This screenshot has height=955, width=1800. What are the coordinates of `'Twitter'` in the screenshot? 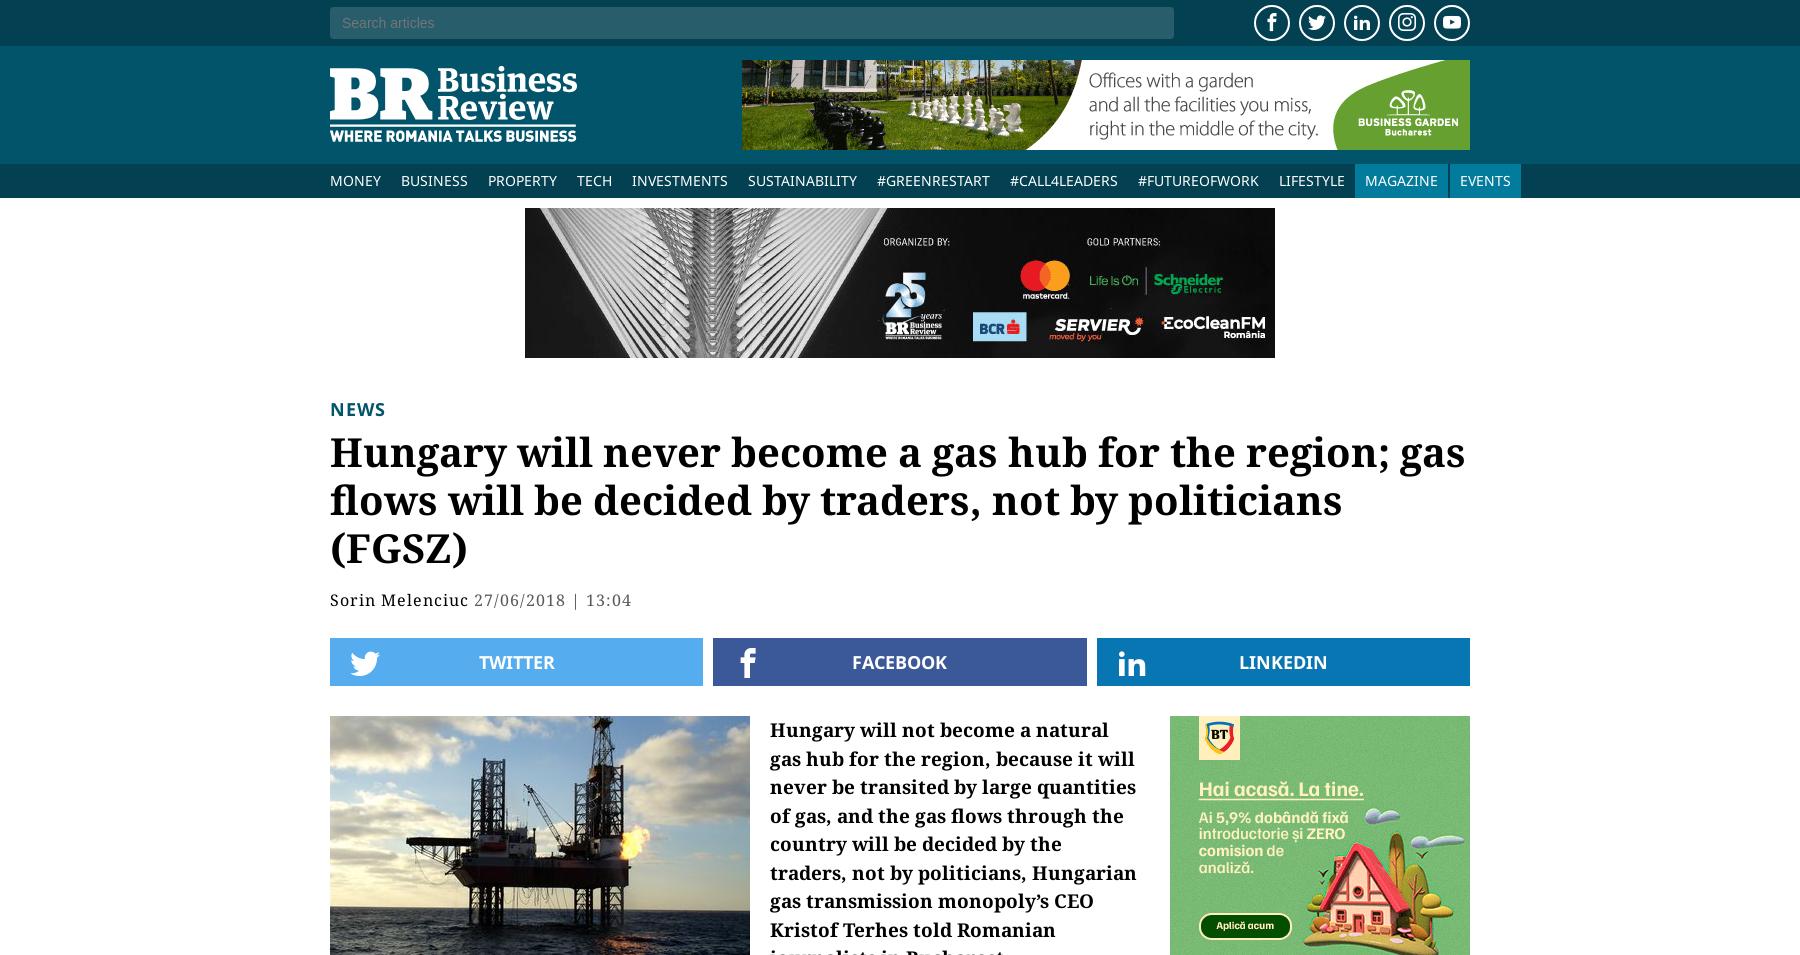 It's located at (515, 661).